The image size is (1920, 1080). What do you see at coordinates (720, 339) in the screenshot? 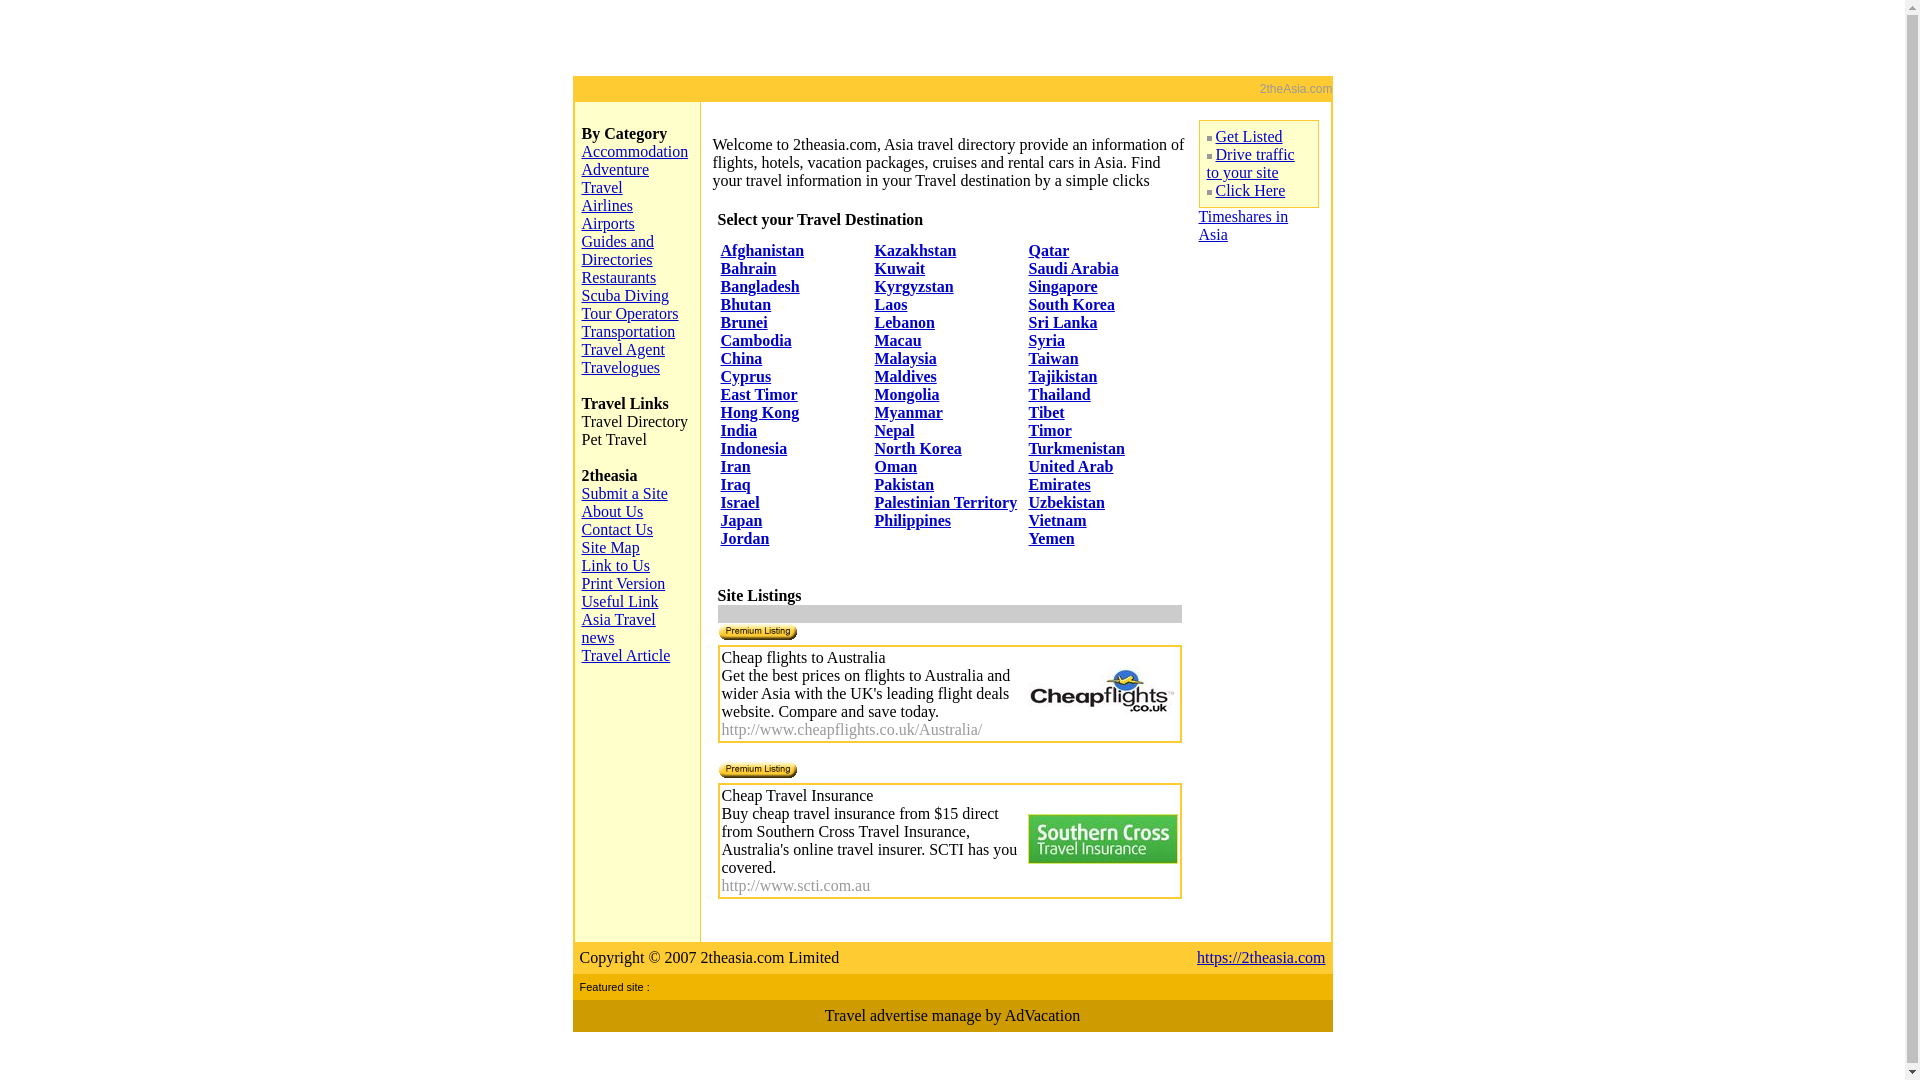
I see `'Cambodia'` at bounding box center [720, 339].